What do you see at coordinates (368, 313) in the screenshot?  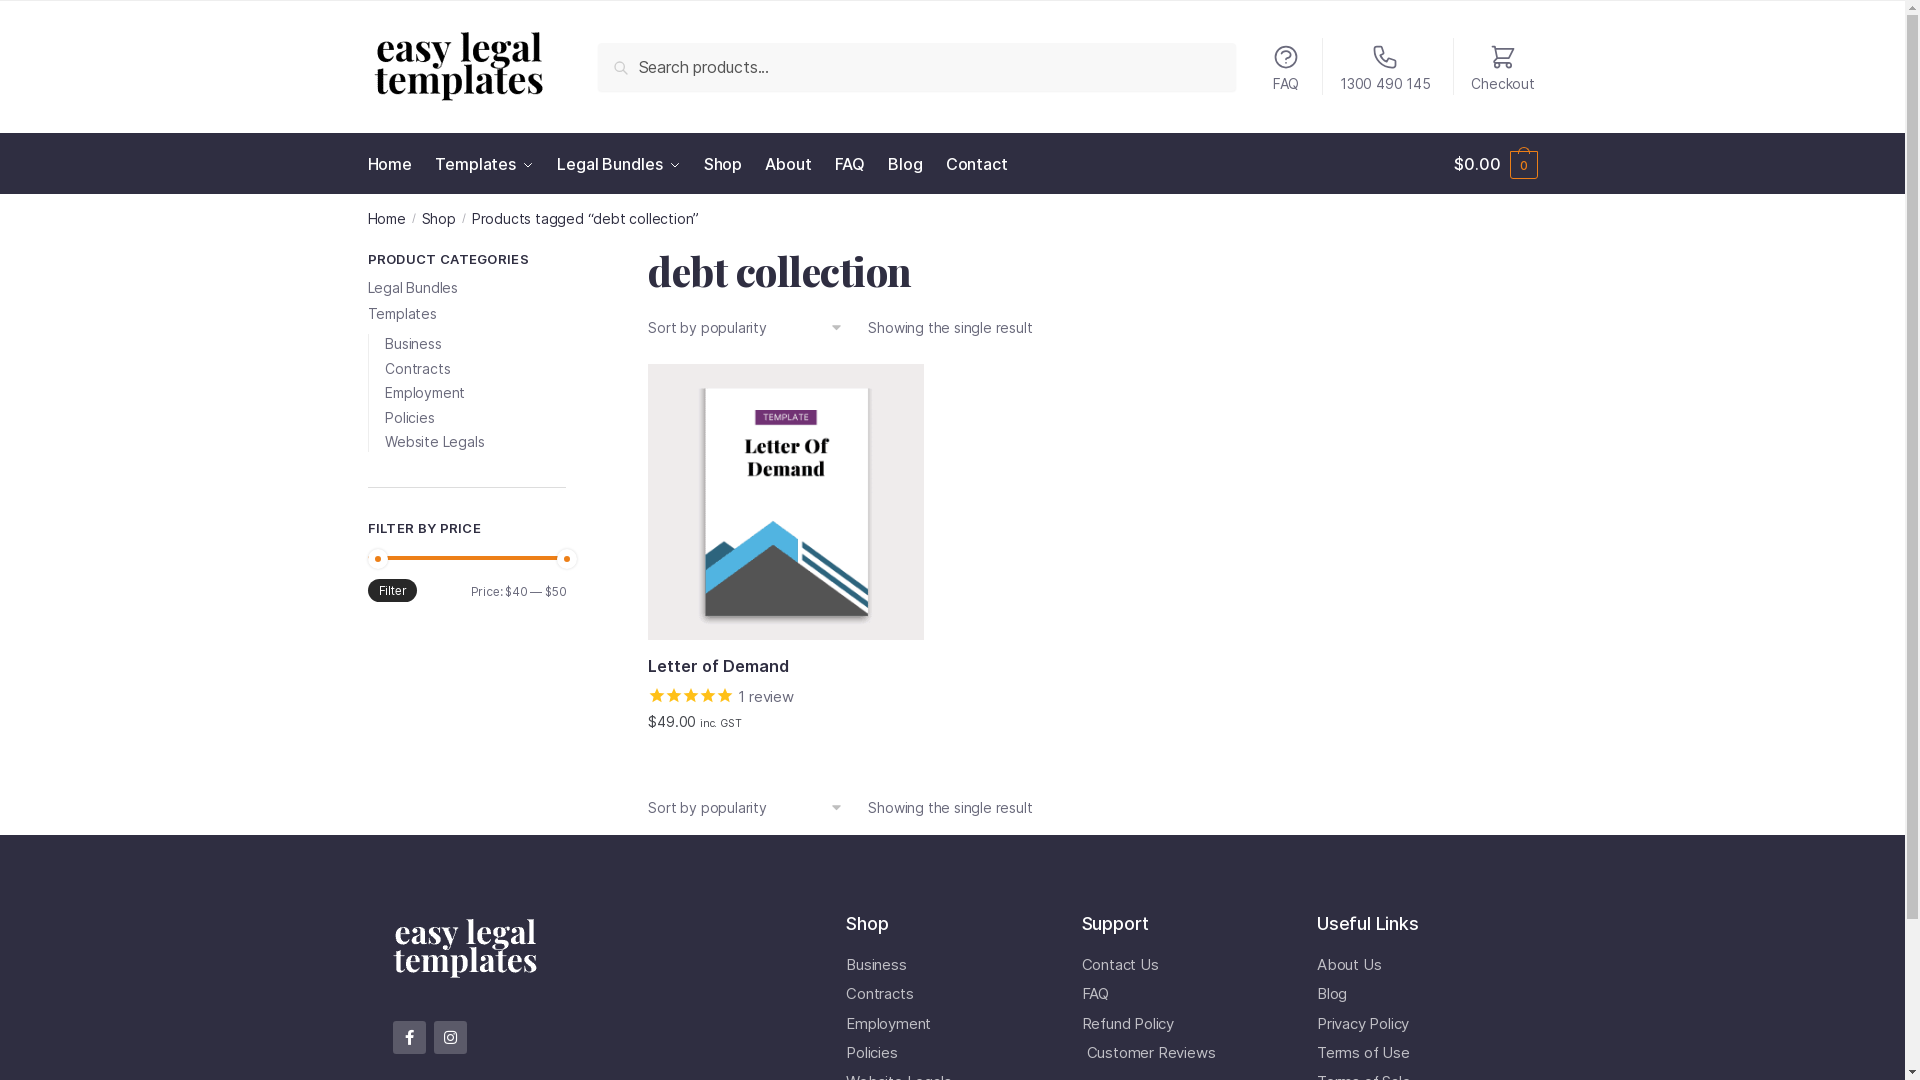 I see `'Templates'` at bounding box center [368, 313].